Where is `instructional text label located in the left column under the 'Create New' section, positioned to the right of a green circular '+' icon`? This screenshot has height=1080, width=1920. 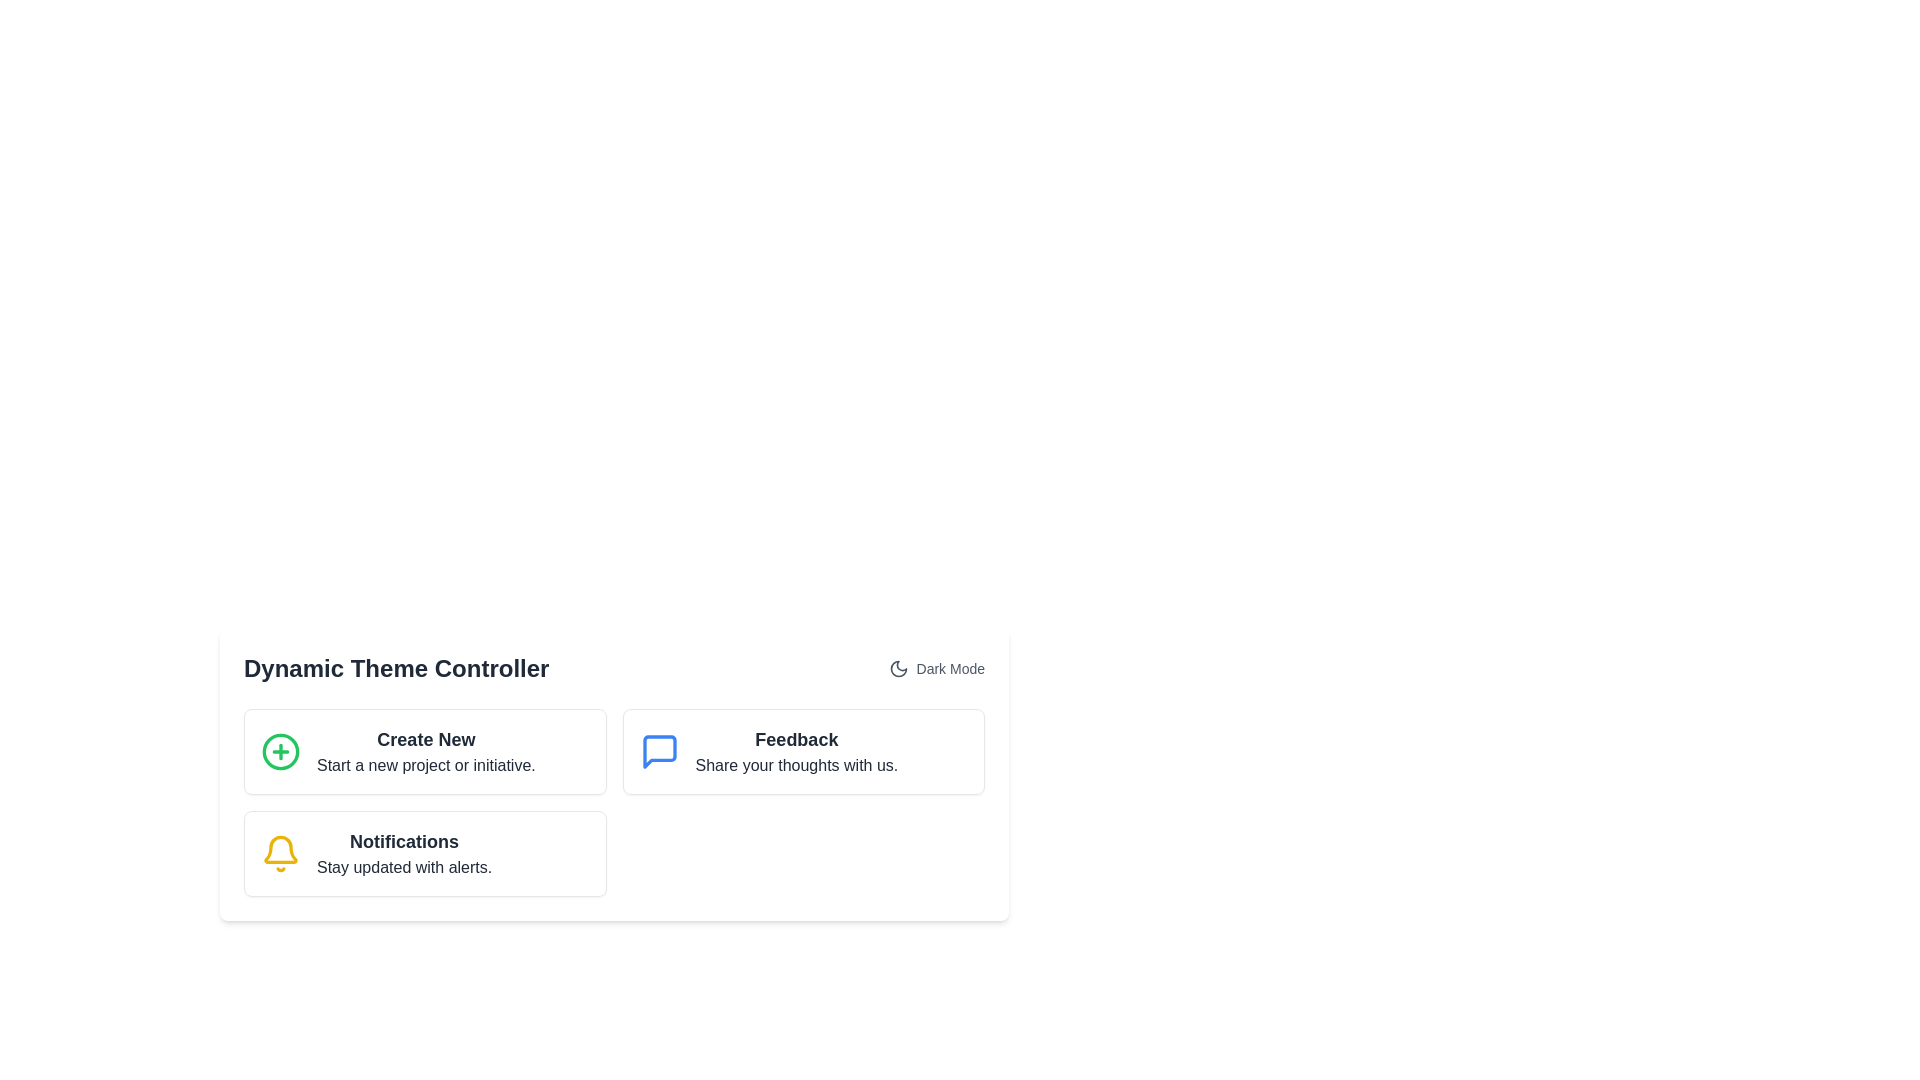 instructional text label located in the left column under the 'Create New' section, positioned to the right of a green circular '+' icon is located at coordinates (425, 752).